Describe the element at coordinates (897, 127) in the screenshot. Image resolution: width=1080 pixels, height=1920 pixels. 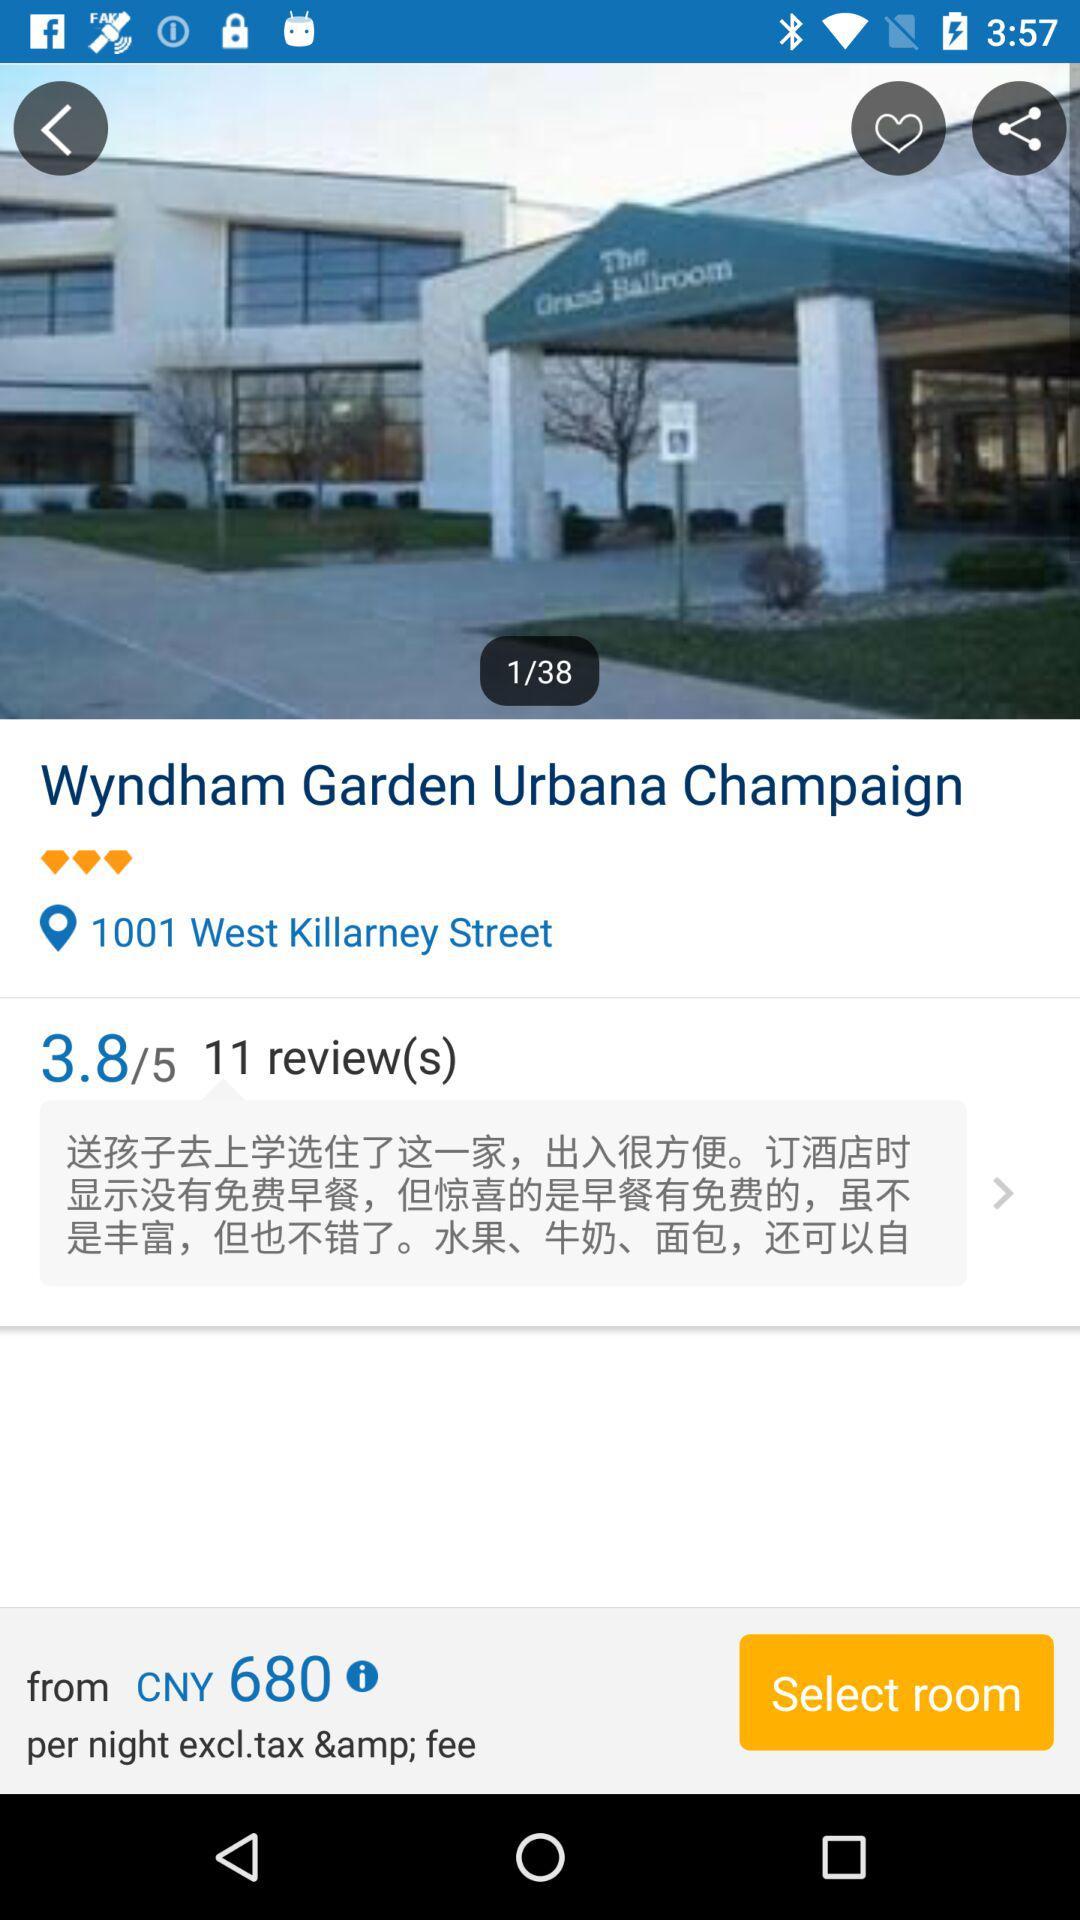
I see `the favorite icon` at that location.